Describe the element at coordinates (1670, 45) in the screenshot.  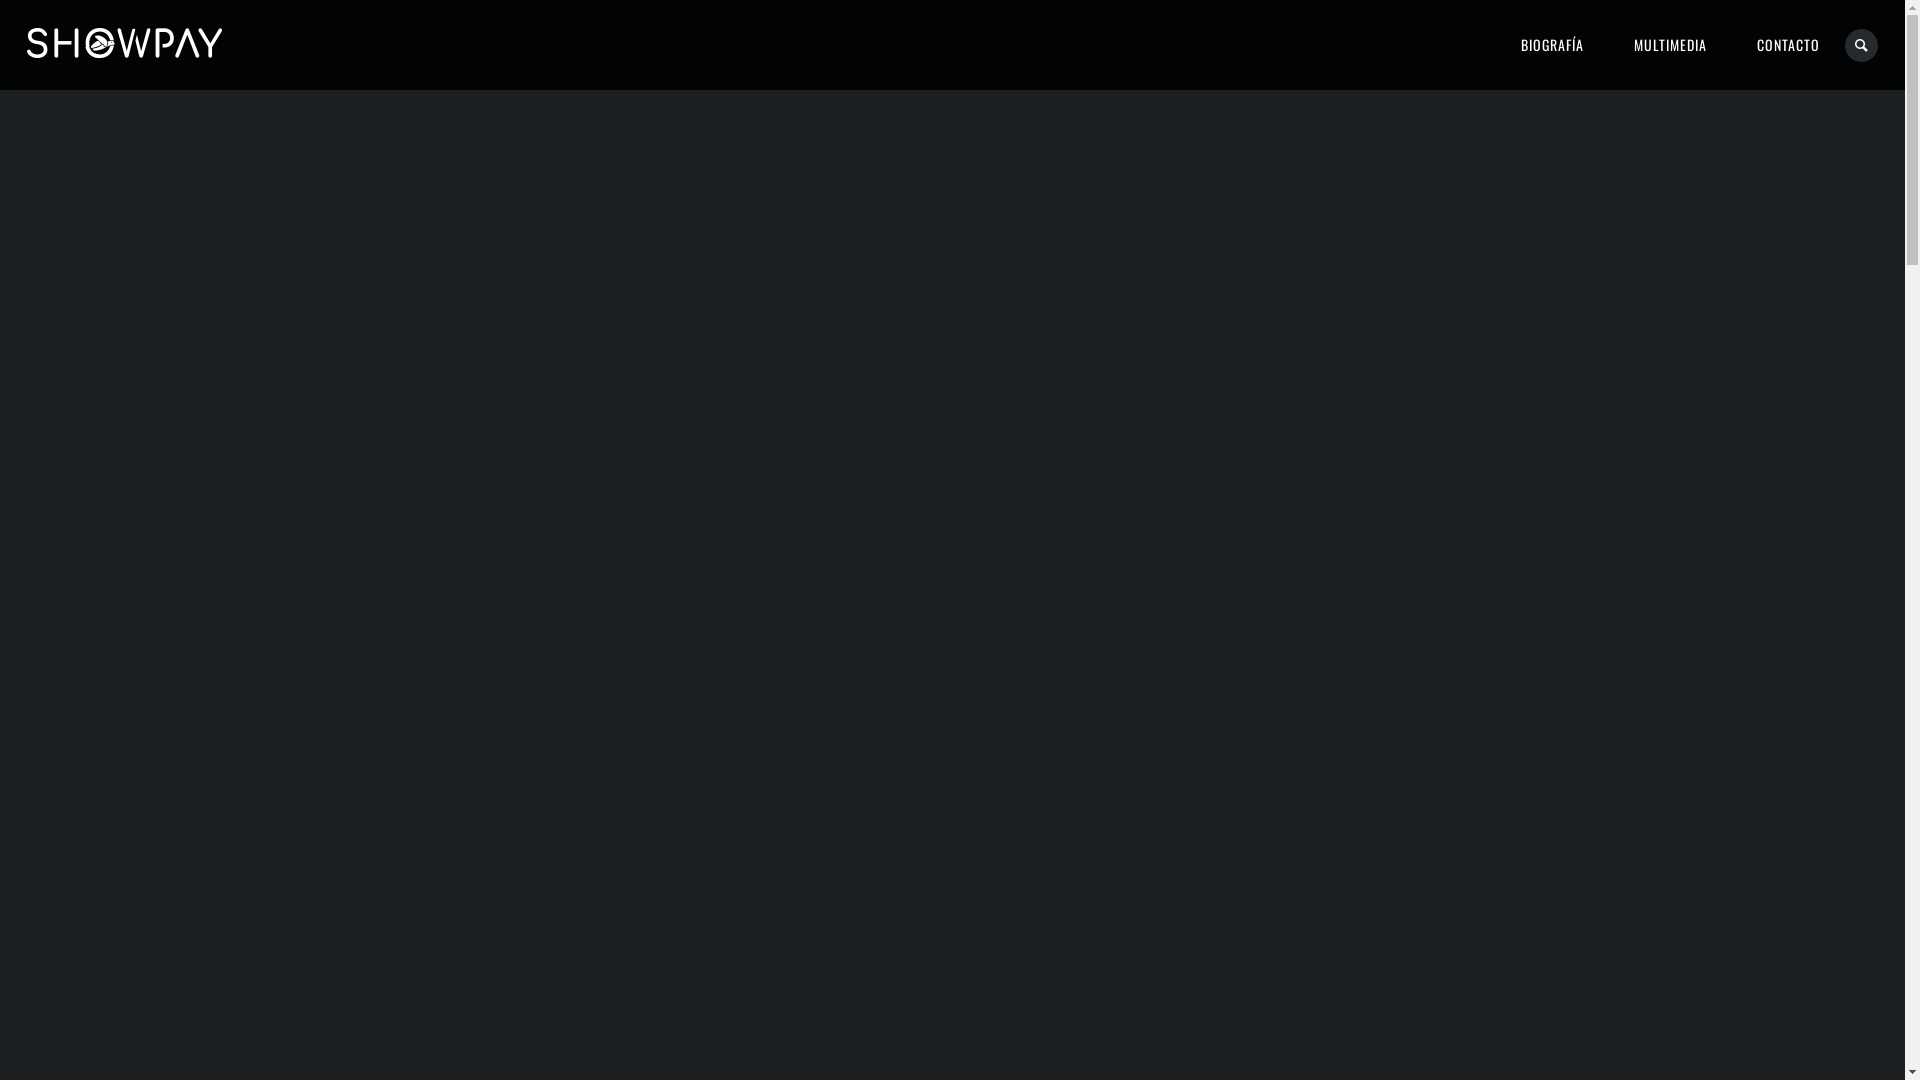
I see `'MULTIMEDIA'` at that location.